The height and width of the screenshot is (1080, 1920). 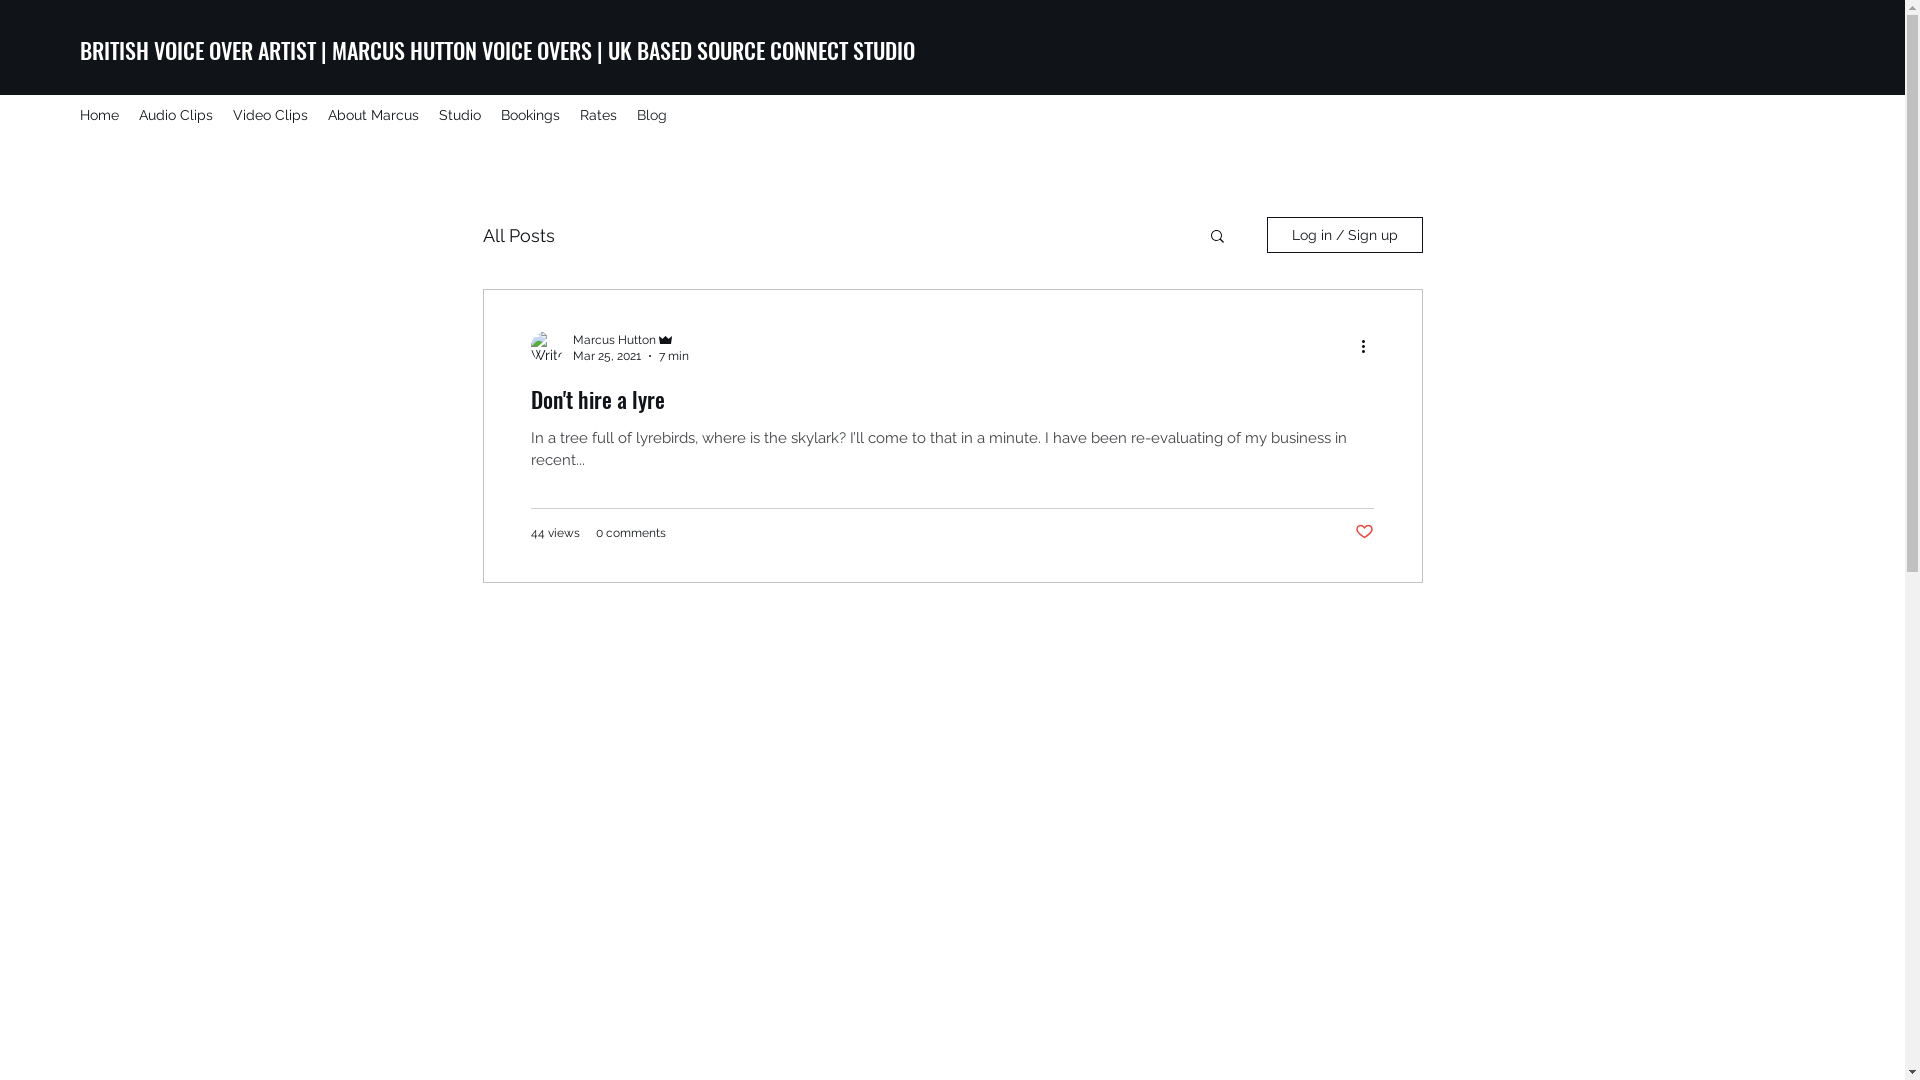 What do you see at coordinates (176, 115) in the screenshot?
I see `'Audio Clips'` at bounding box center [176, 115].